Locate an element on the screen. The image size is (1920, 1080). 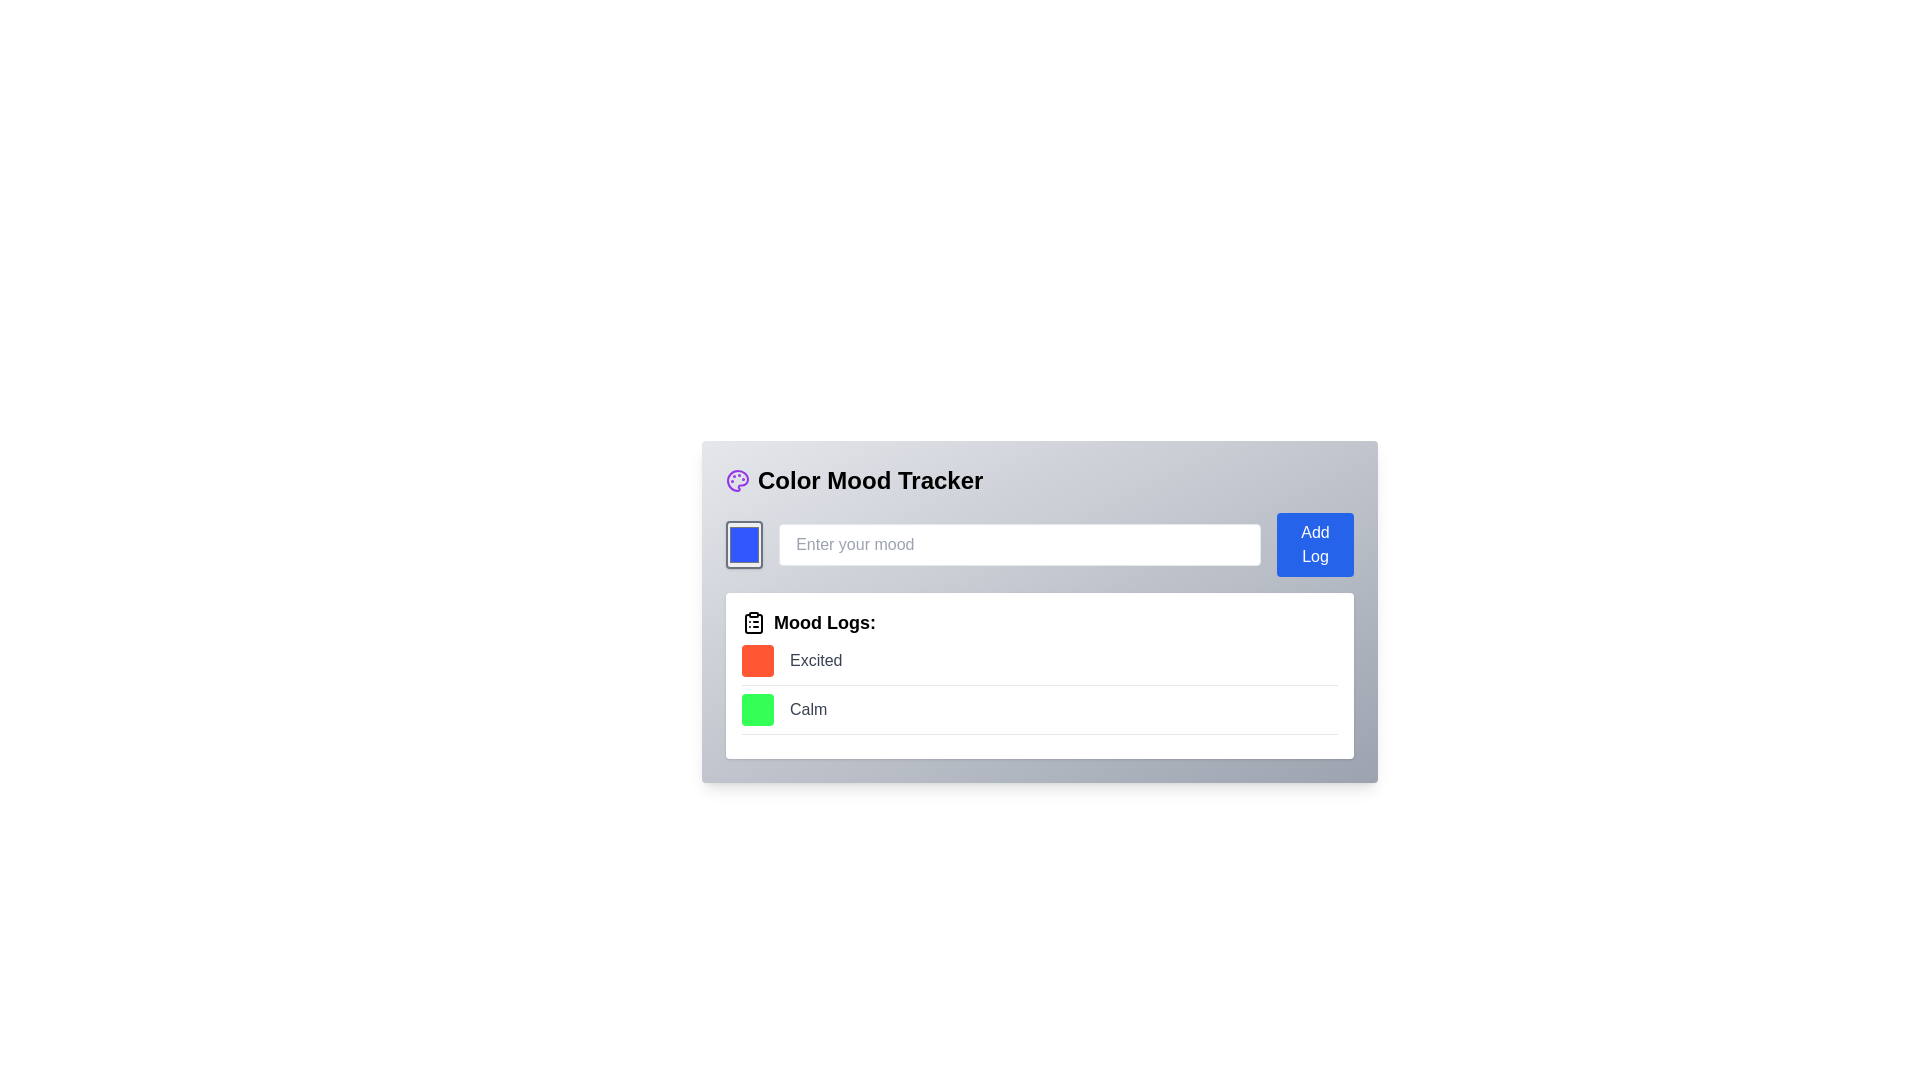
the clipboard icon, which is a minimalistic SVG graphic with a white background and black outlines, located to the left of the text 'Mood Logs:' in the lower-left section of the main interface is located at coordinates (752, 622).